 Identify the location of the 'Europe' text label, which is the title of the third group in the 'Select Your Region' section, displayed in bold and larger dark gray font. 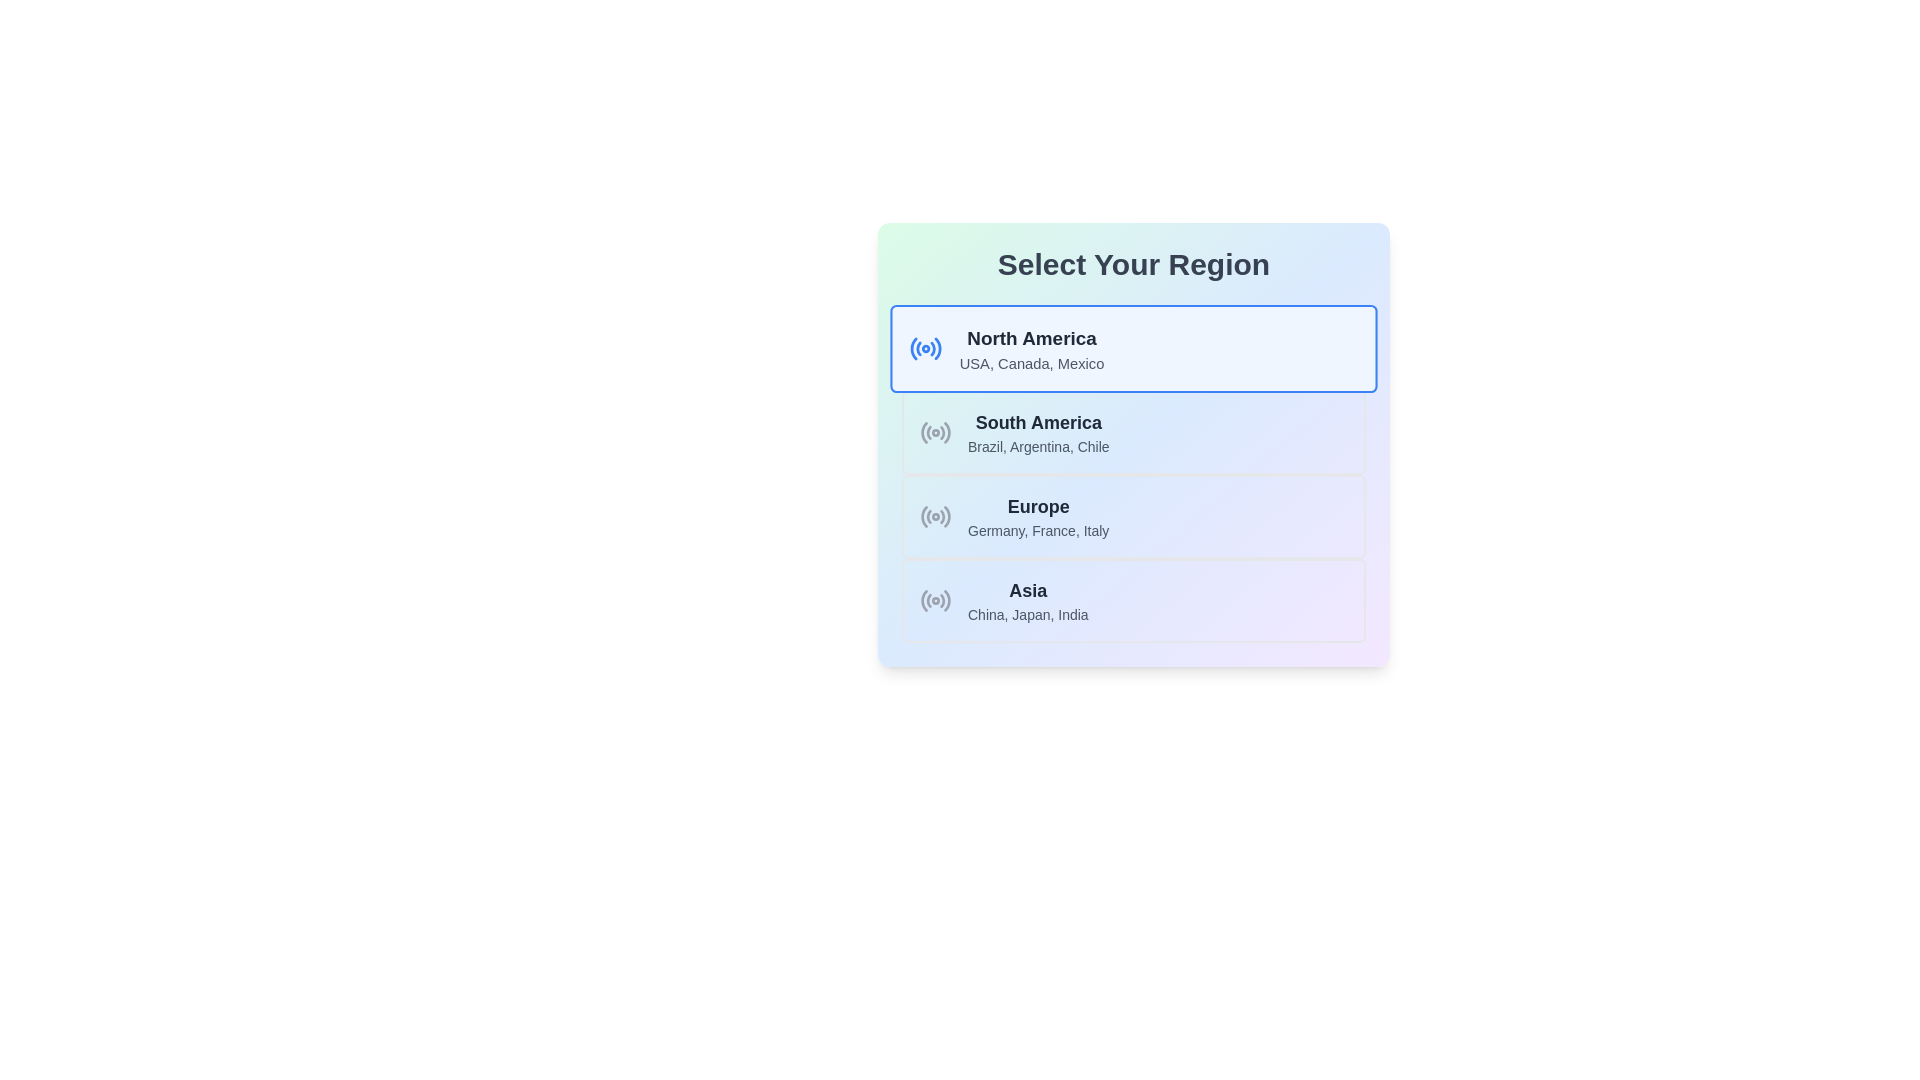
(1038, 505).